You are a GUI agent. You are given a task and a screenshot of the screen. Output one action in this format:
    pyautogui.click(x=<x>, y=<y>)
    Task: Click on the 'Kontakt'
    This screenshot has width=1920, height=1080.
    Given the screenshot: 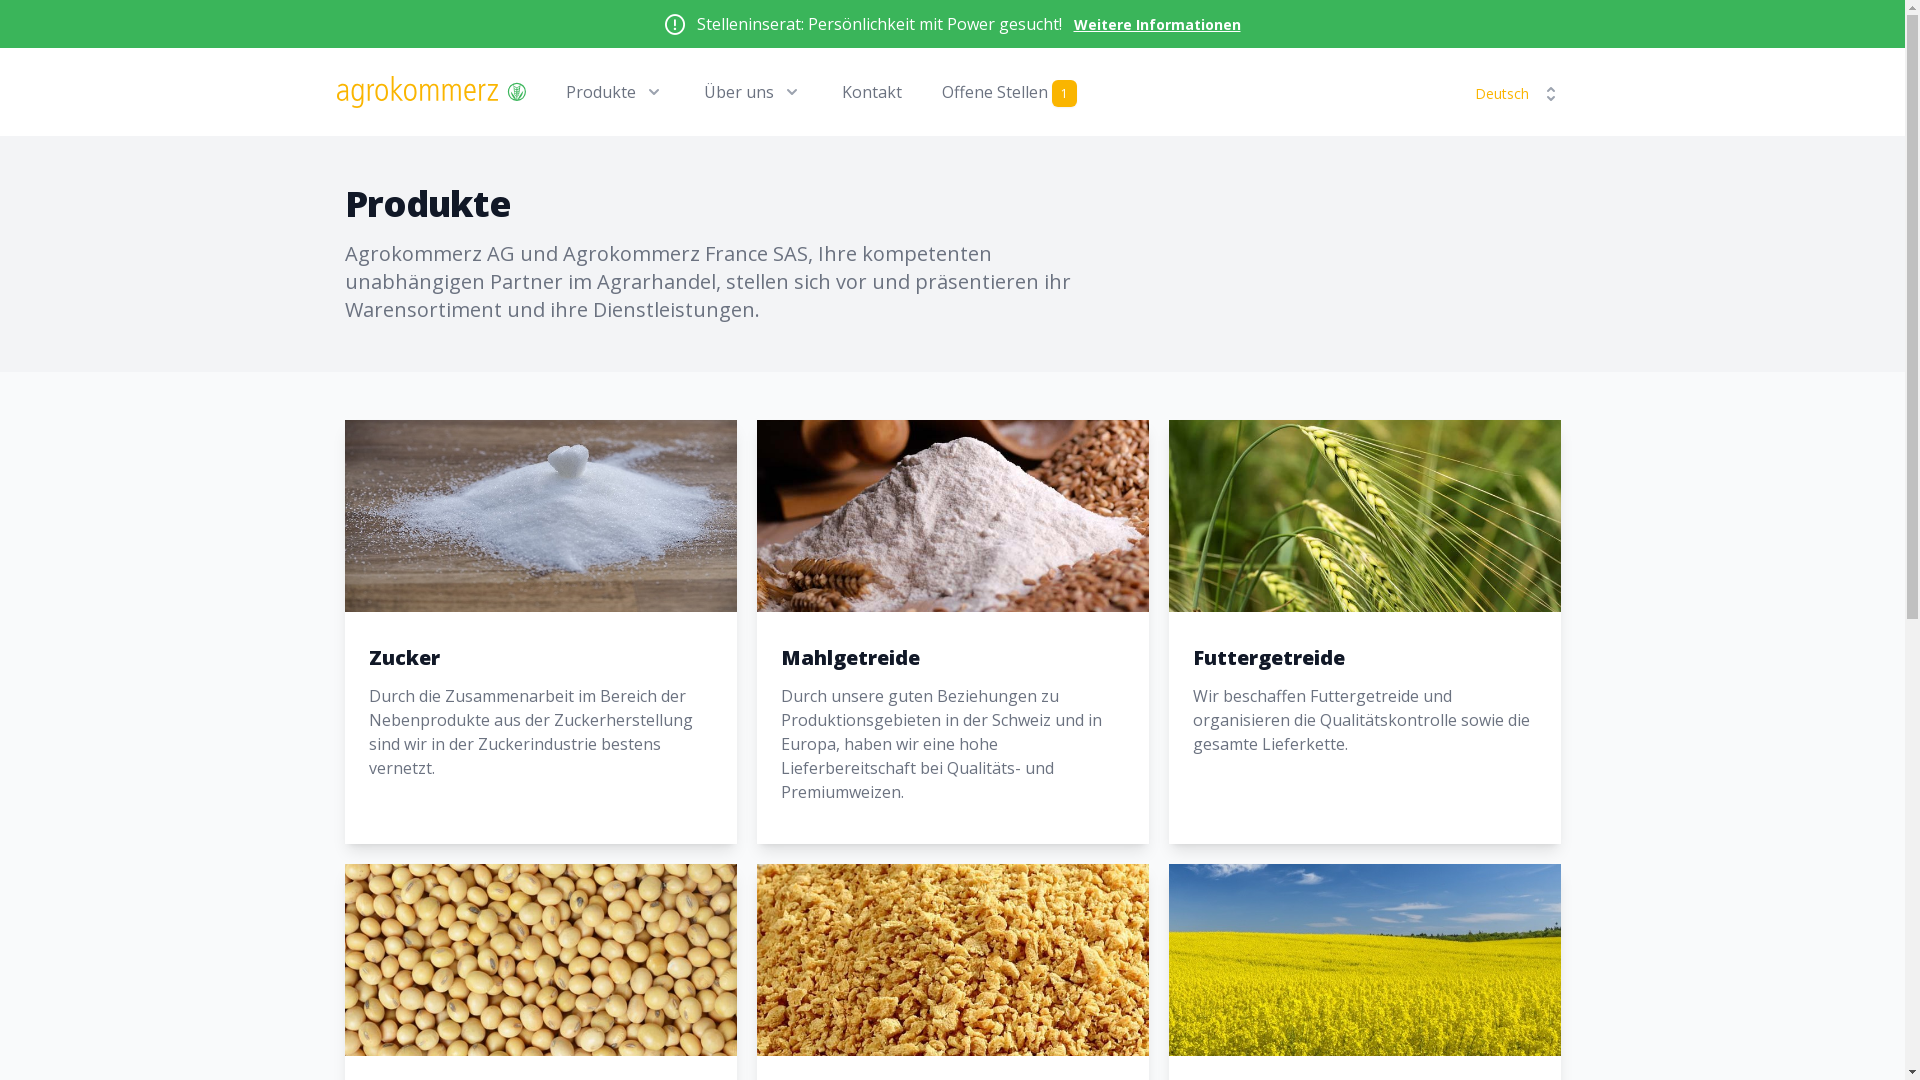 What is the action you would take?
    pyautogui.click(x=872, y=92)
    